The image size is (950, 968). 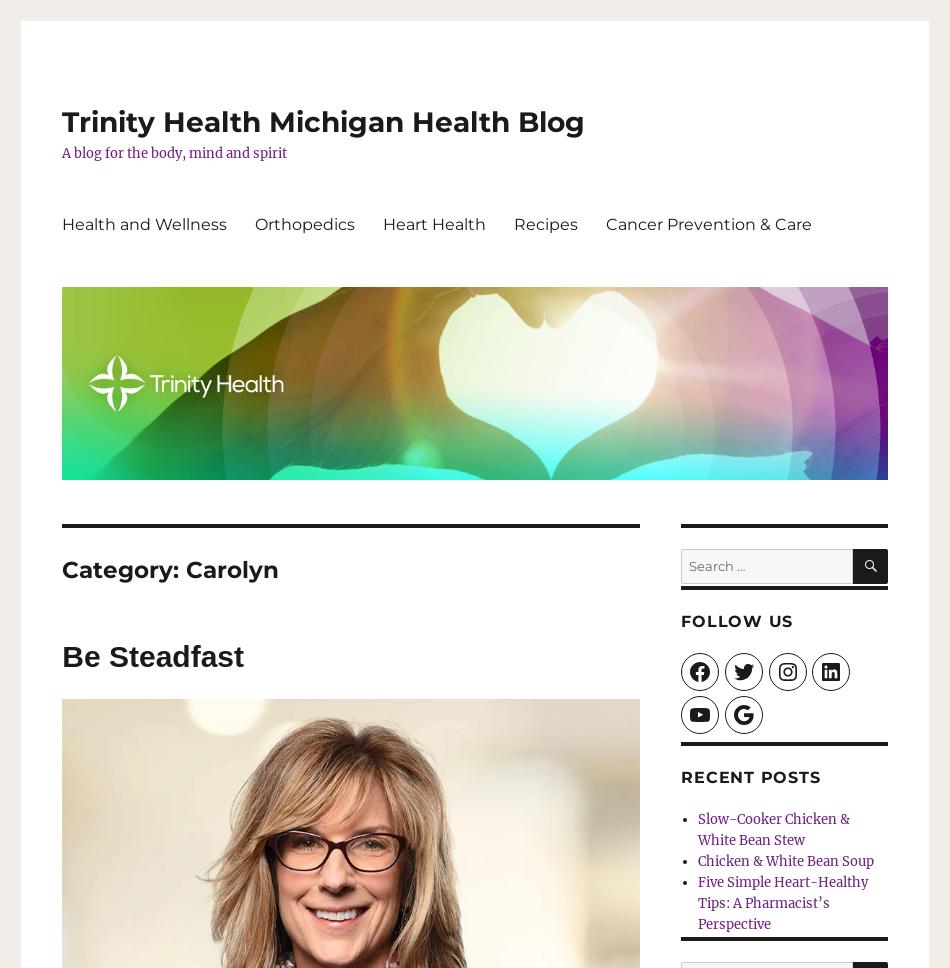 I want to click on 'Chicken & White Bean Soup', so click(x=783, y=859).